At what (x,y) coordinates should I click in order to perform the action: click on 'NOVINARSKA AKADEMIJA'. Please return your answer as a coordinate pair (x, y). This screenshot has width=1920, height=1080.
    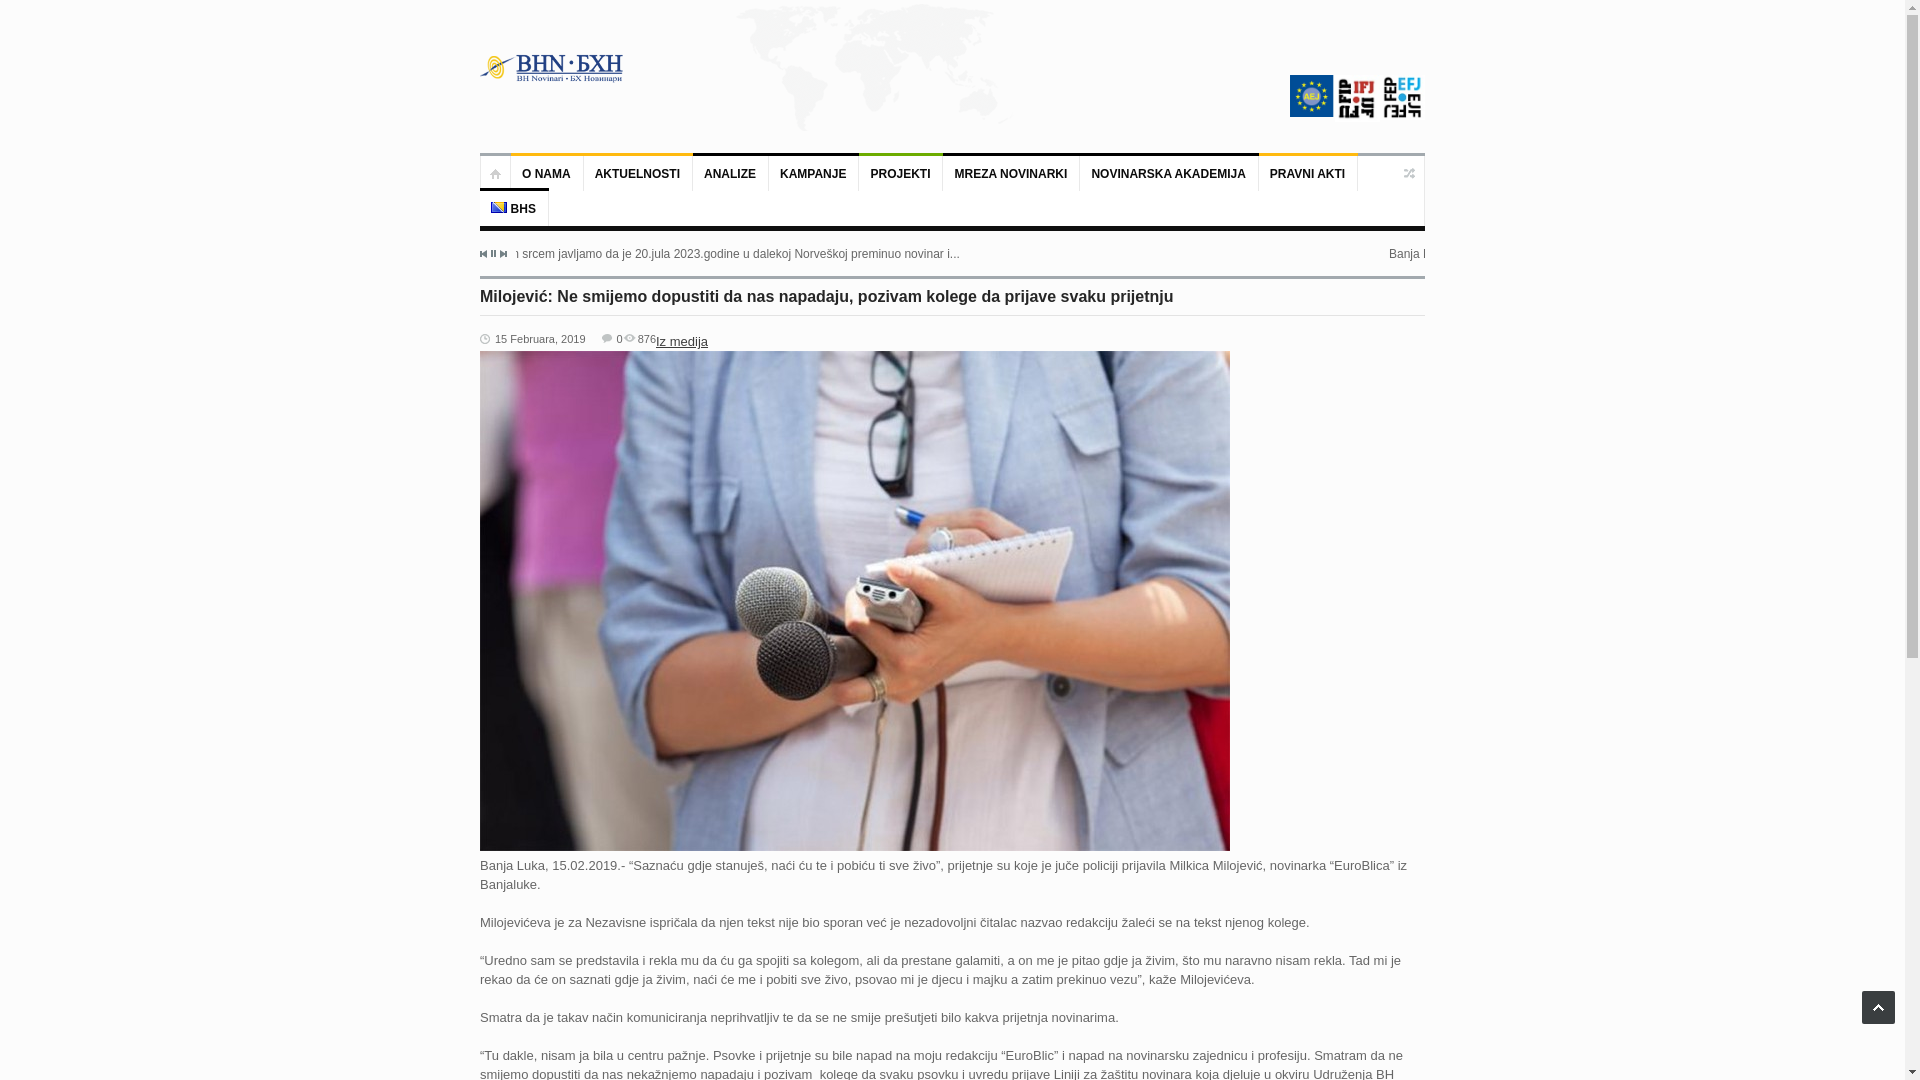
    Looking at the image, I should click on (1169, 172).